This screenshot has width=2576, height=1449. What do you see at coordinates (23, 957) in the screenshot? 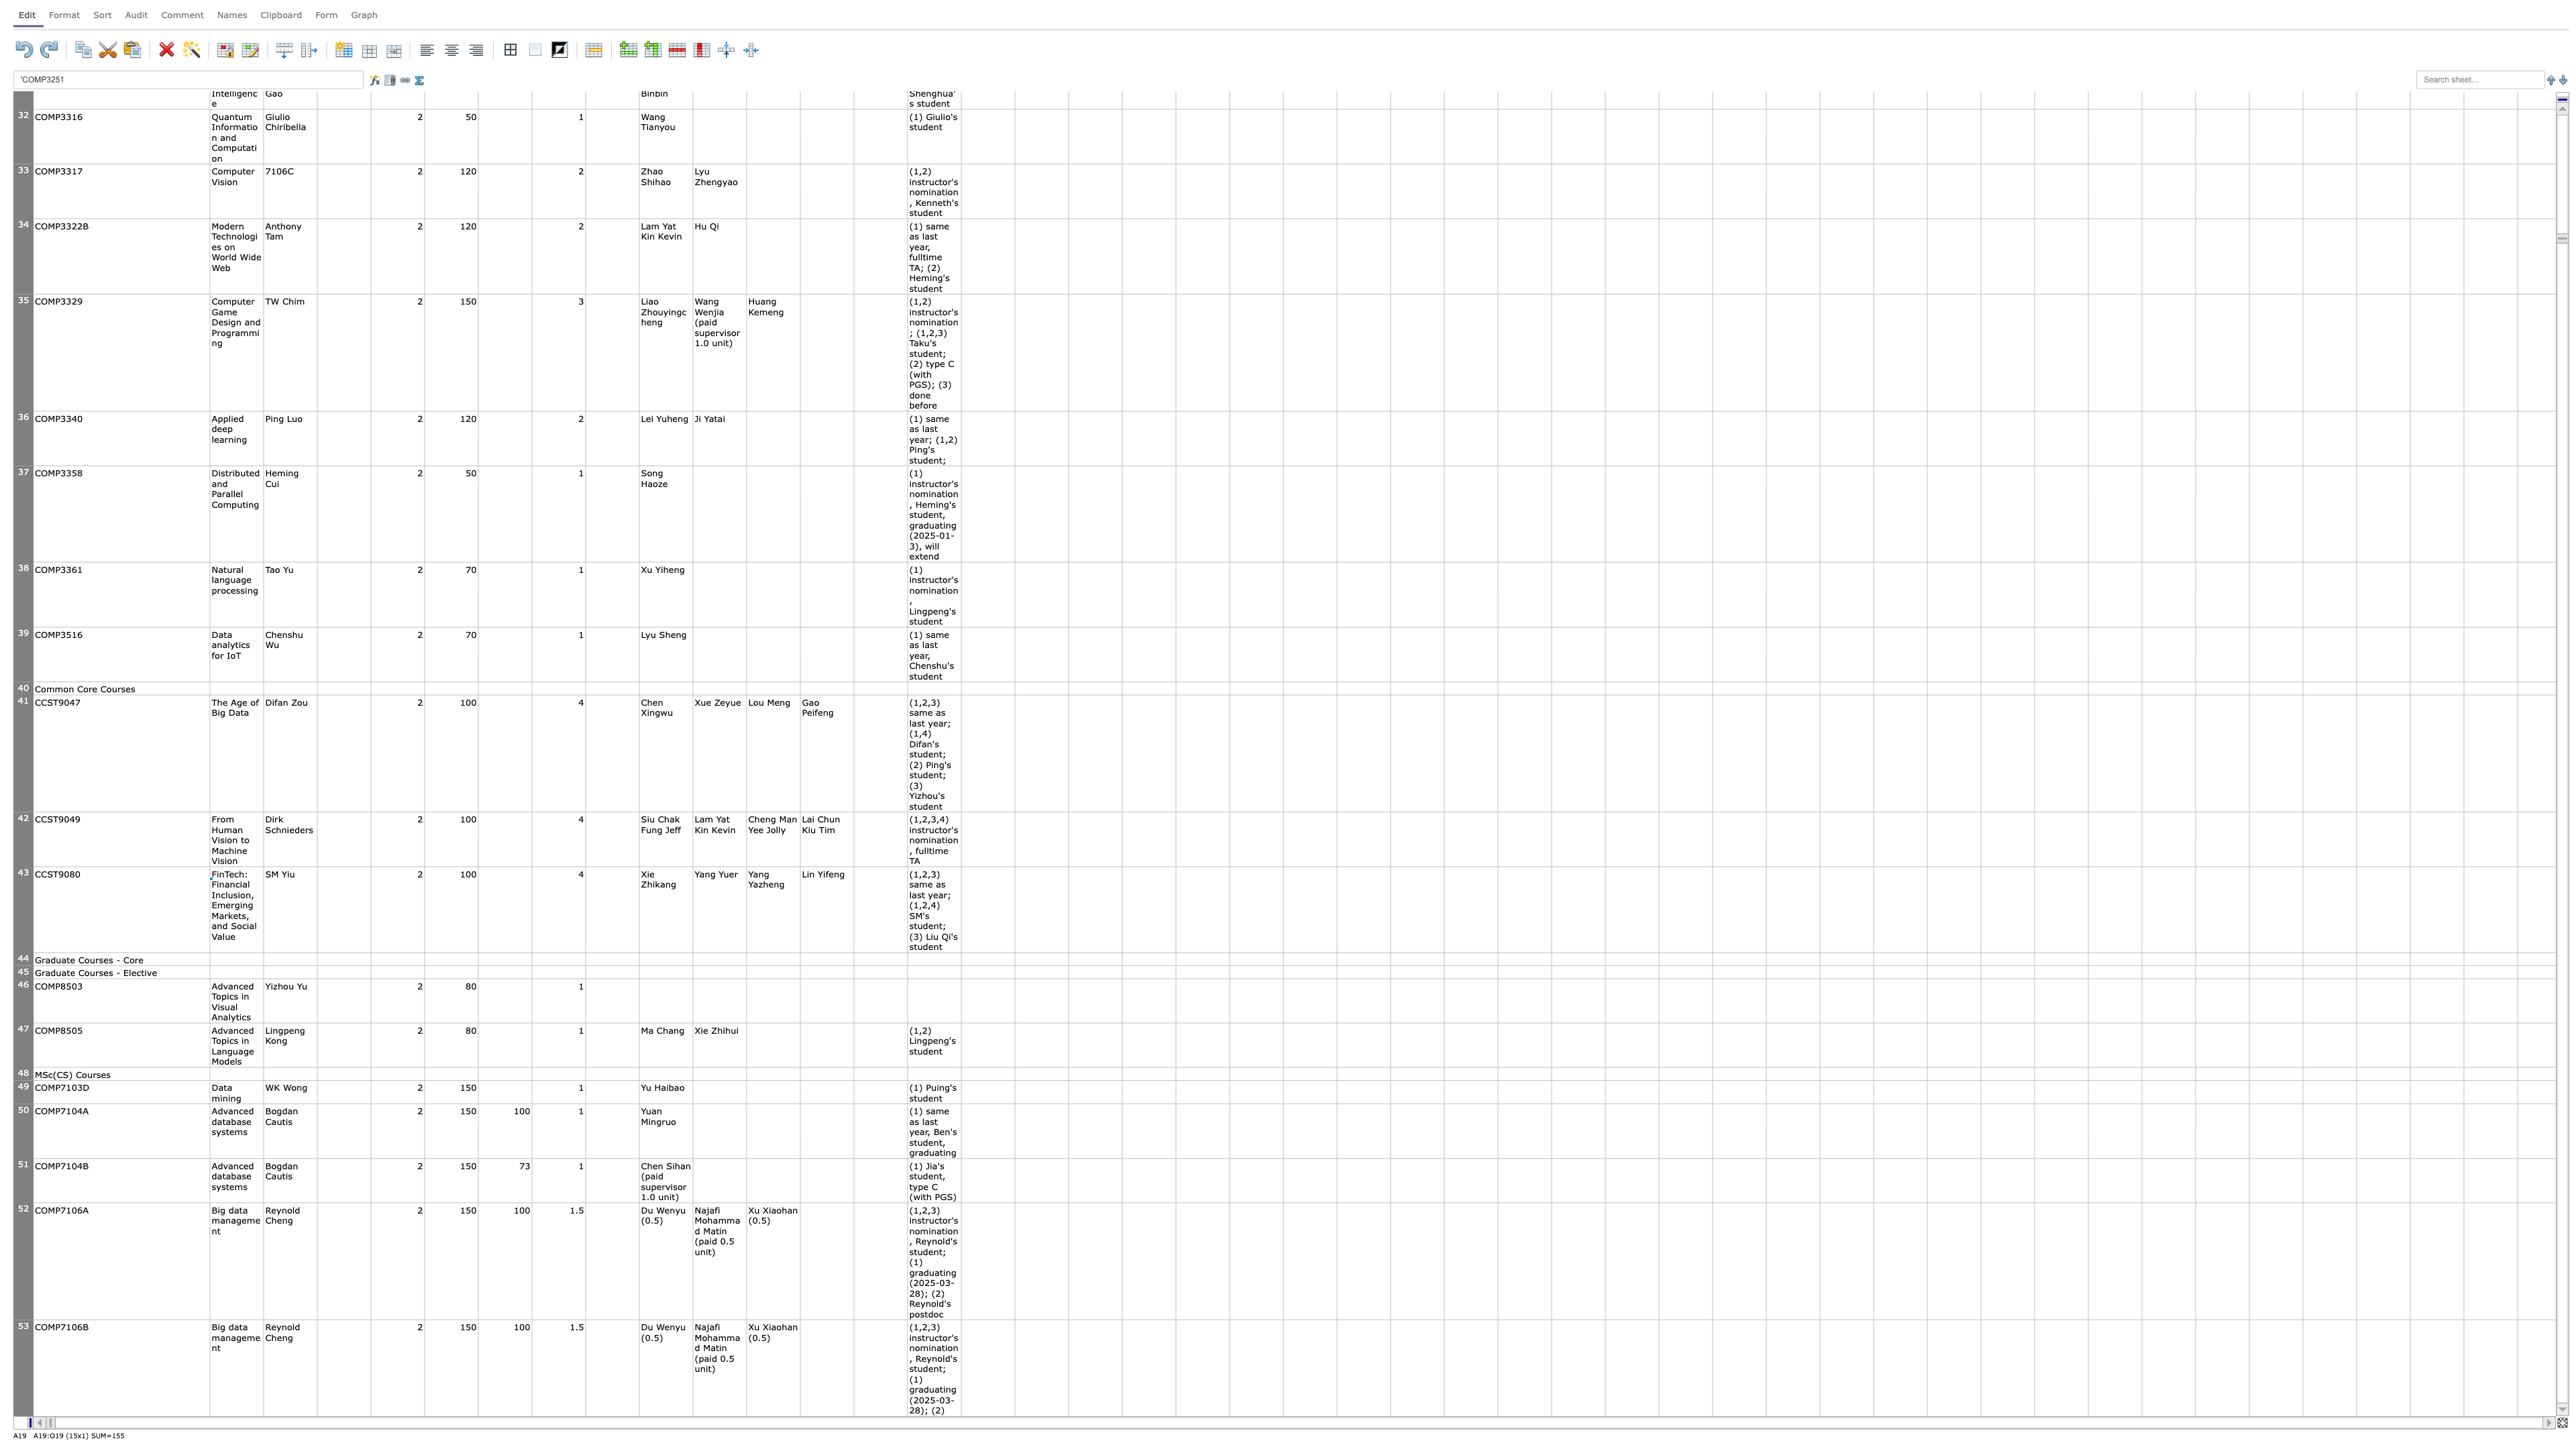
I see `row 44` at bounding box center [23, 957].